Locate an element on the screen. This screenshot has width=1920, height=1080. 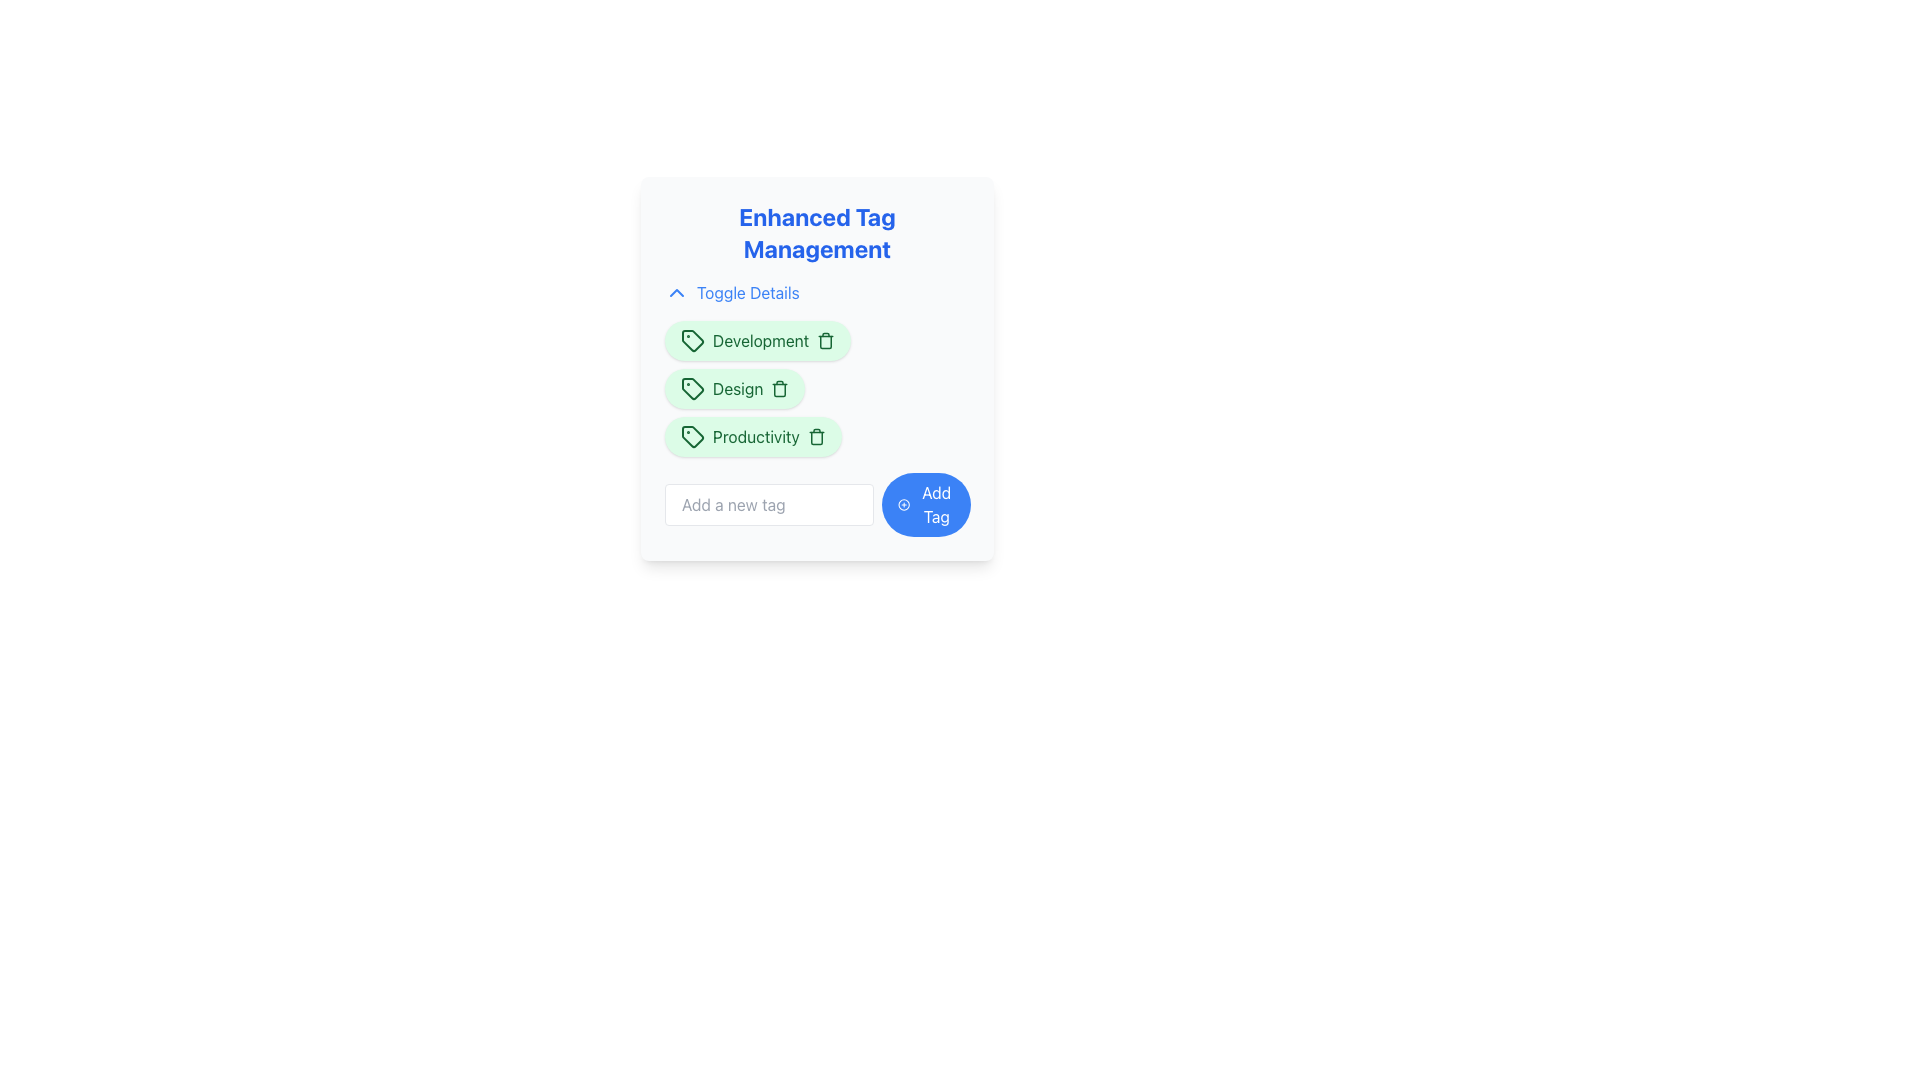
the graphical icon representing the 'Development' tag, which is positioned to the left of the 'Development' text in the 'Enhanced Tag Management' section is located at coordinates (692, 339).